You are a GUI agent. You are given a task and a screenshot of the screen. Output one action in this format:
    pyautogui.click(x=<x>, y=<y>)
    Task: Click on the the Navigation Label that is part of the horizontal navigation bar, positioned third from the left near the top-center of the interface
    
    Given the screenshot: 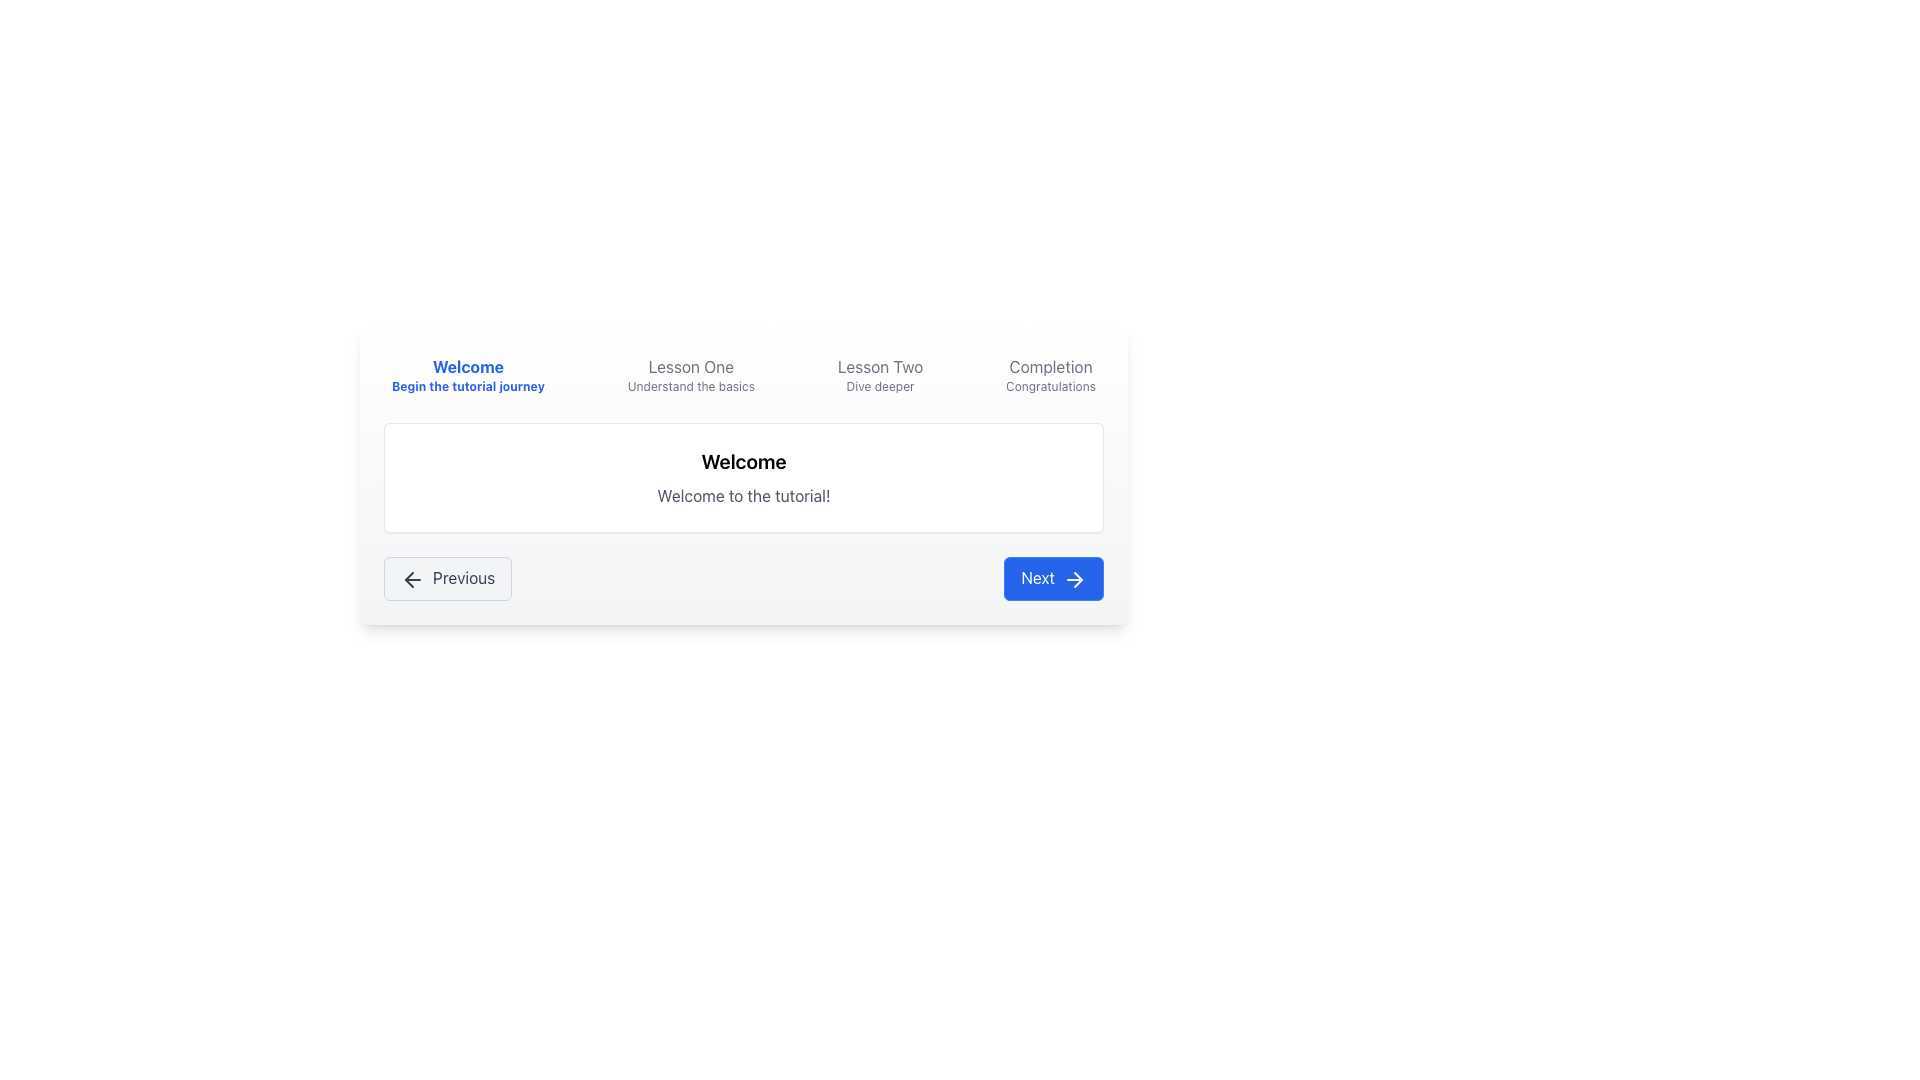 What is the action you would take?
    pyautogui.click(x=880, y=366)
    